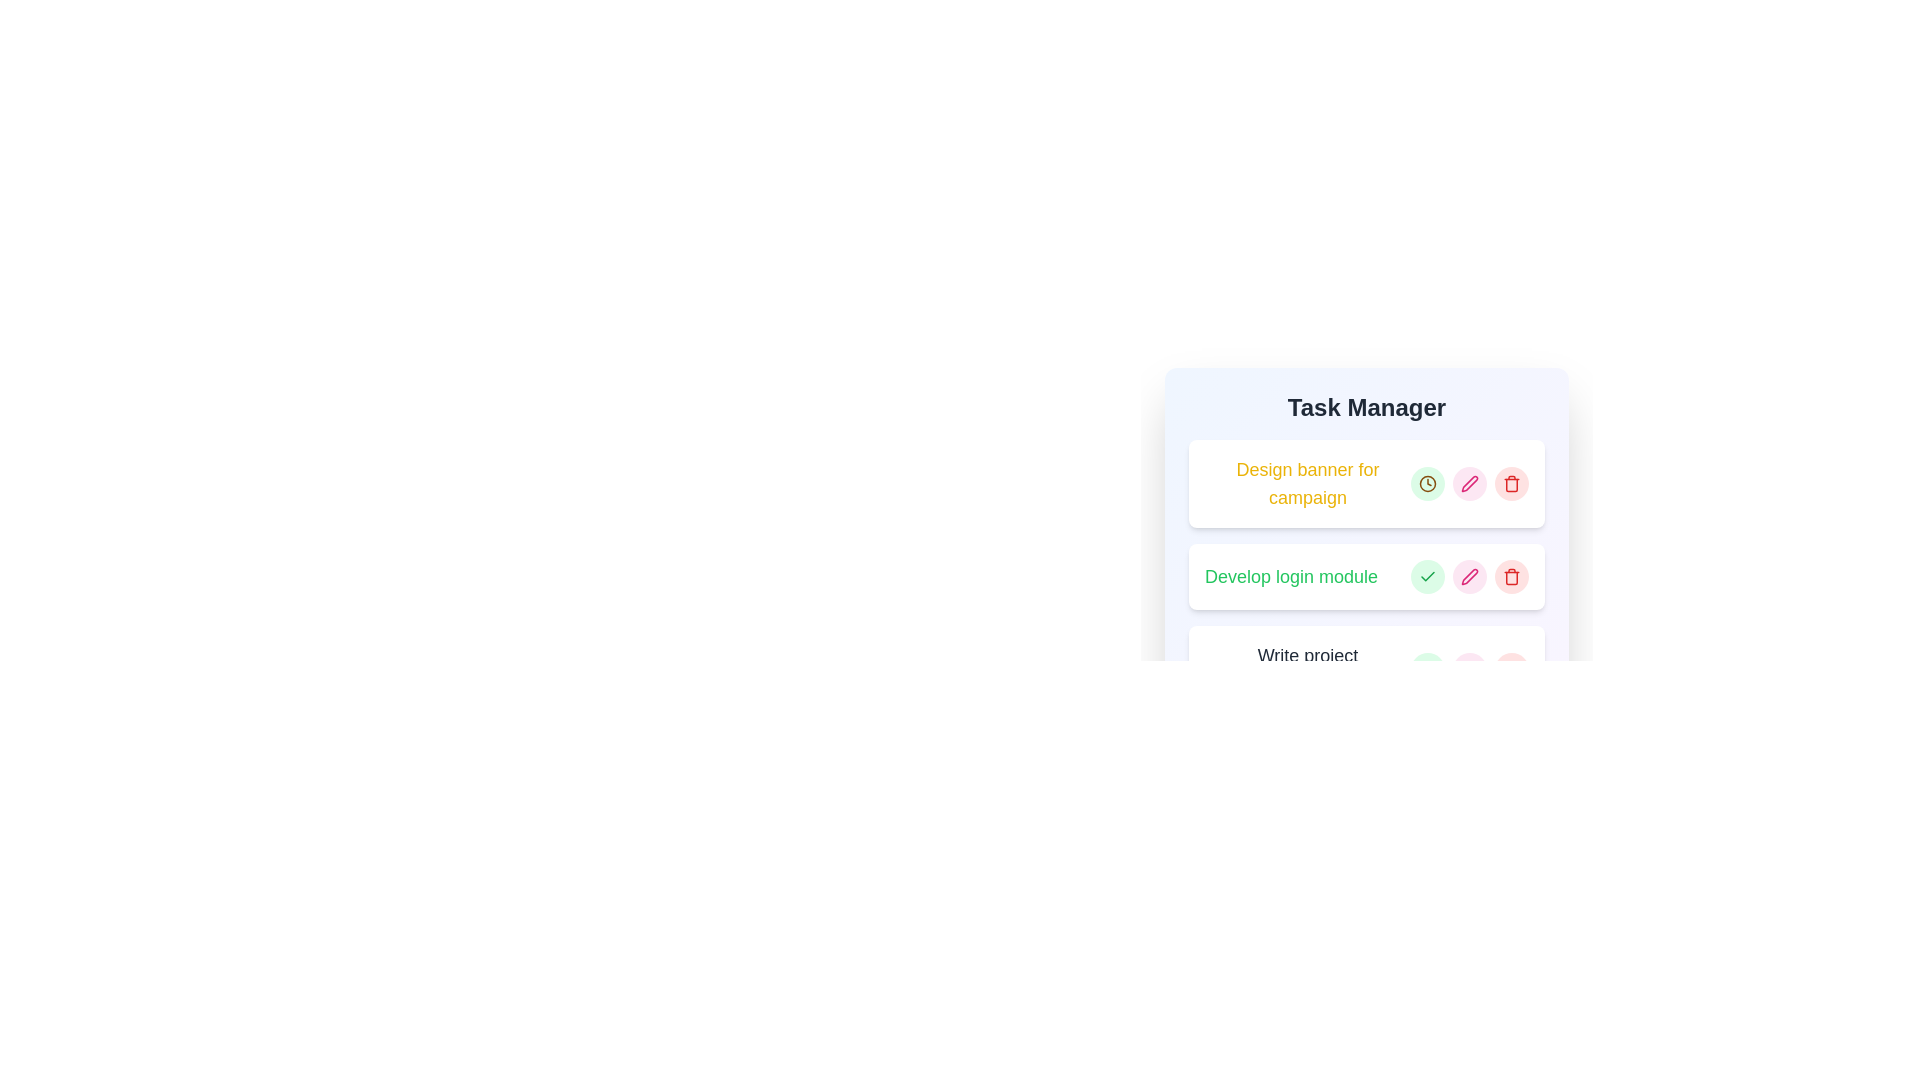 The height and width of the screenshot is (1080, 1920). Describe the element at coordinates (1512, 670) in the screenshot. I see `the circular delete button with a red background color, which is the third button among three siblings in a horizontal alignment in the task manager section, to change its background color to a lighter red shade` at that location.